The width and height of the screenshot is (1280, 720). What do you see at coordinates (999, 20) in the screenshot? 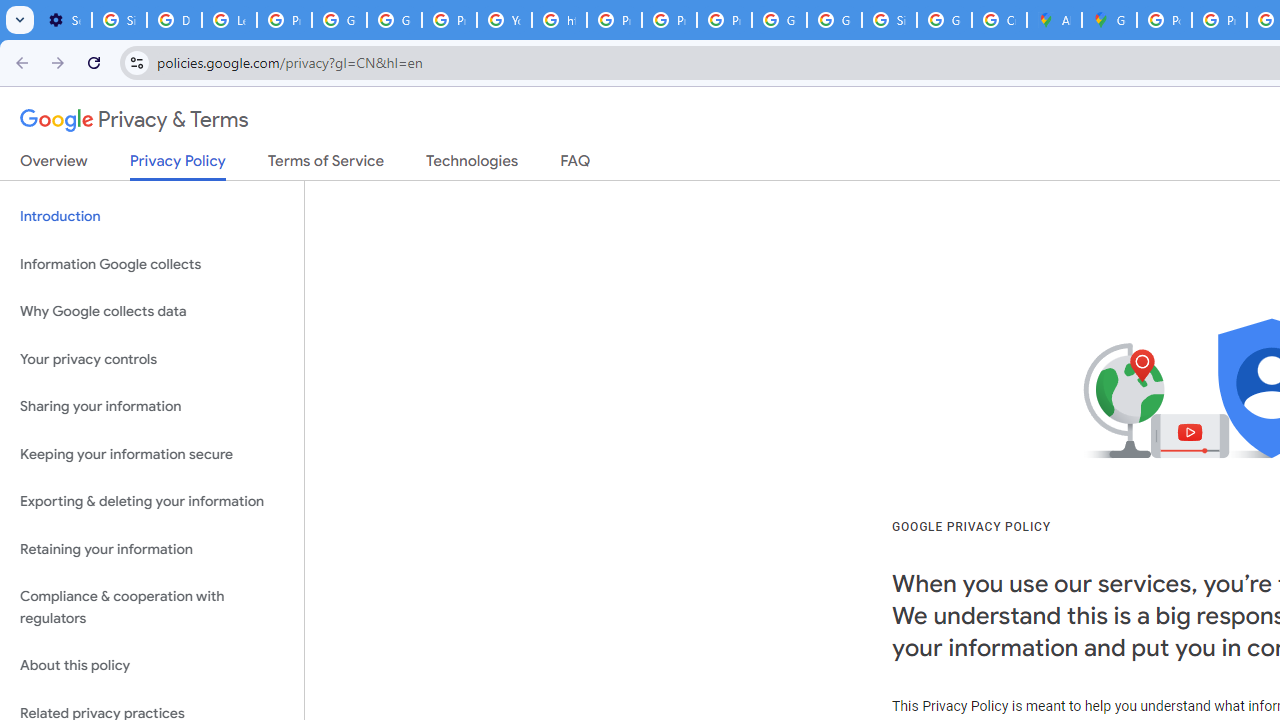
I see `'Create your Google Account'` at bounding box center [999, 20].